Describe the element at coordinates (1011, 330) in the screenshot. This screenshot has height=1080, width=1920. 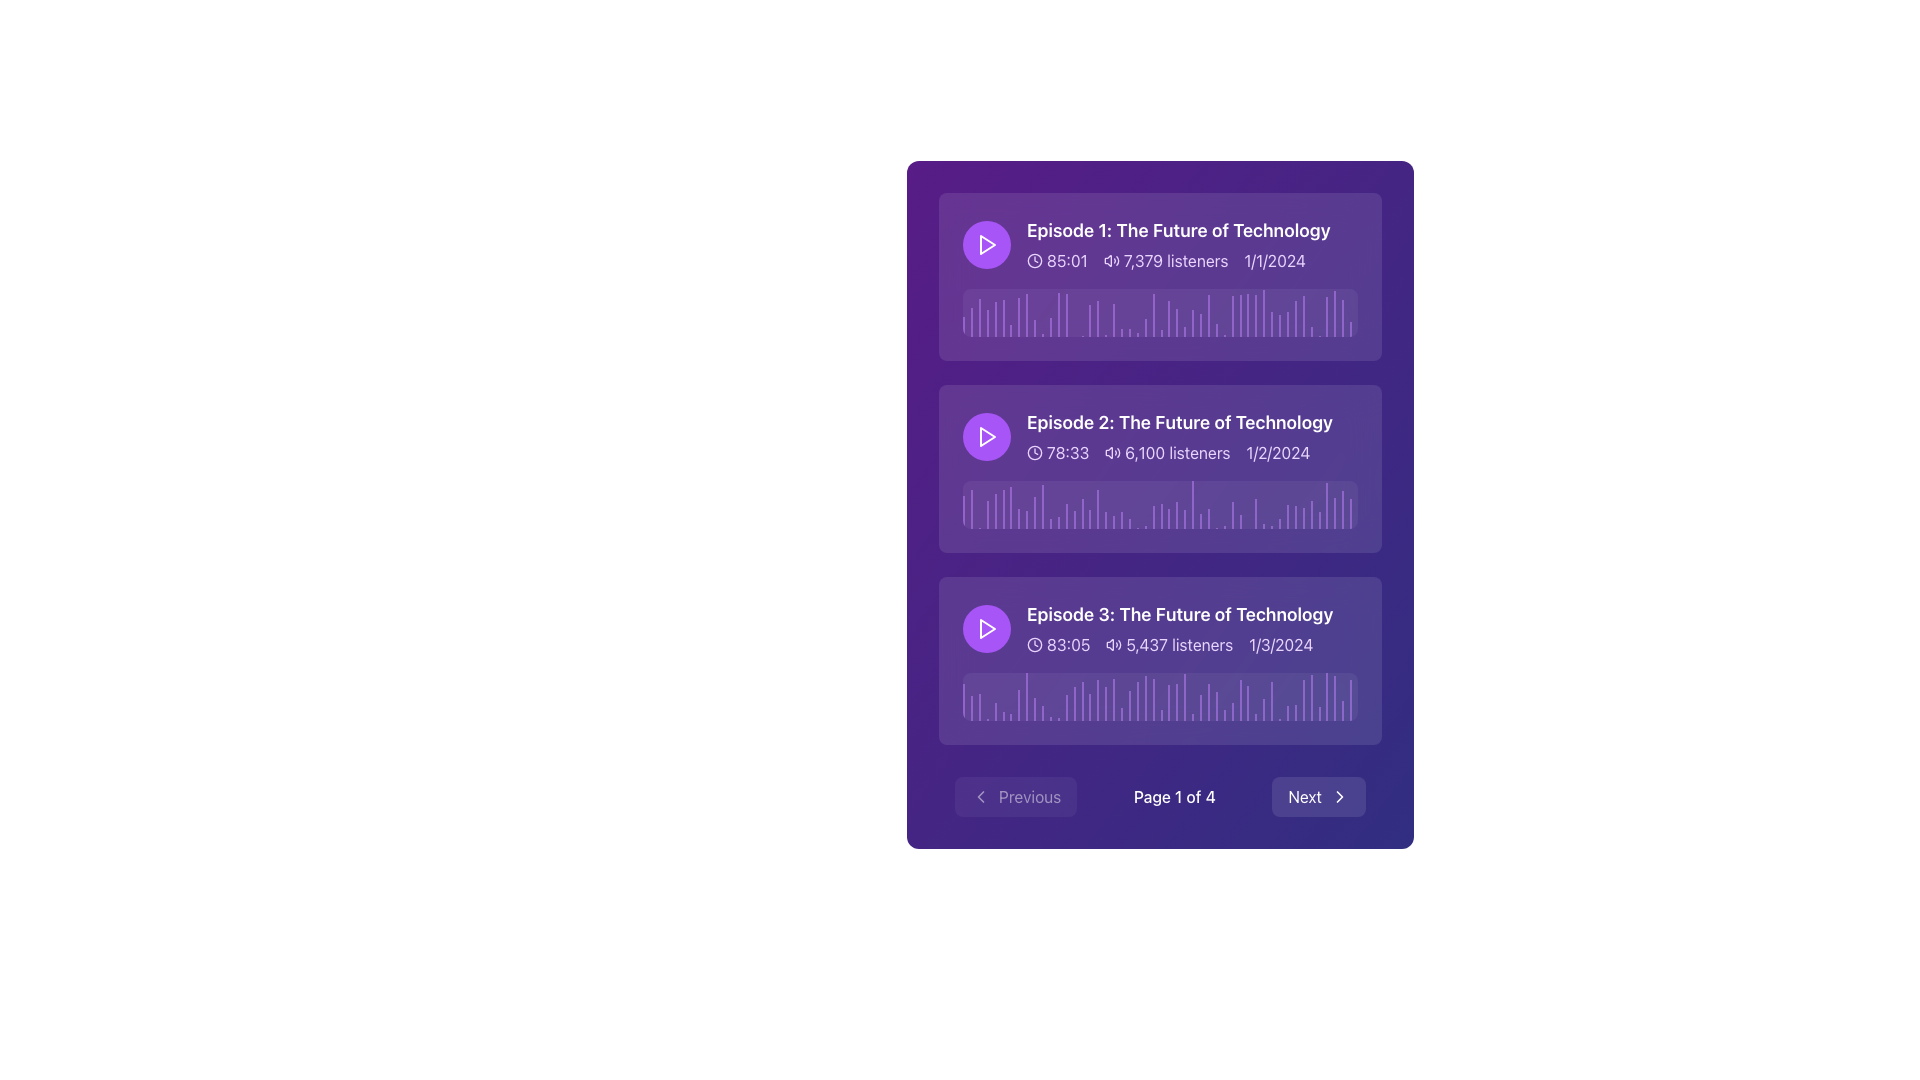
I see `the seventh decorative graphical element, which serves as a visual cue for a specific data point within the waveform` at that location.